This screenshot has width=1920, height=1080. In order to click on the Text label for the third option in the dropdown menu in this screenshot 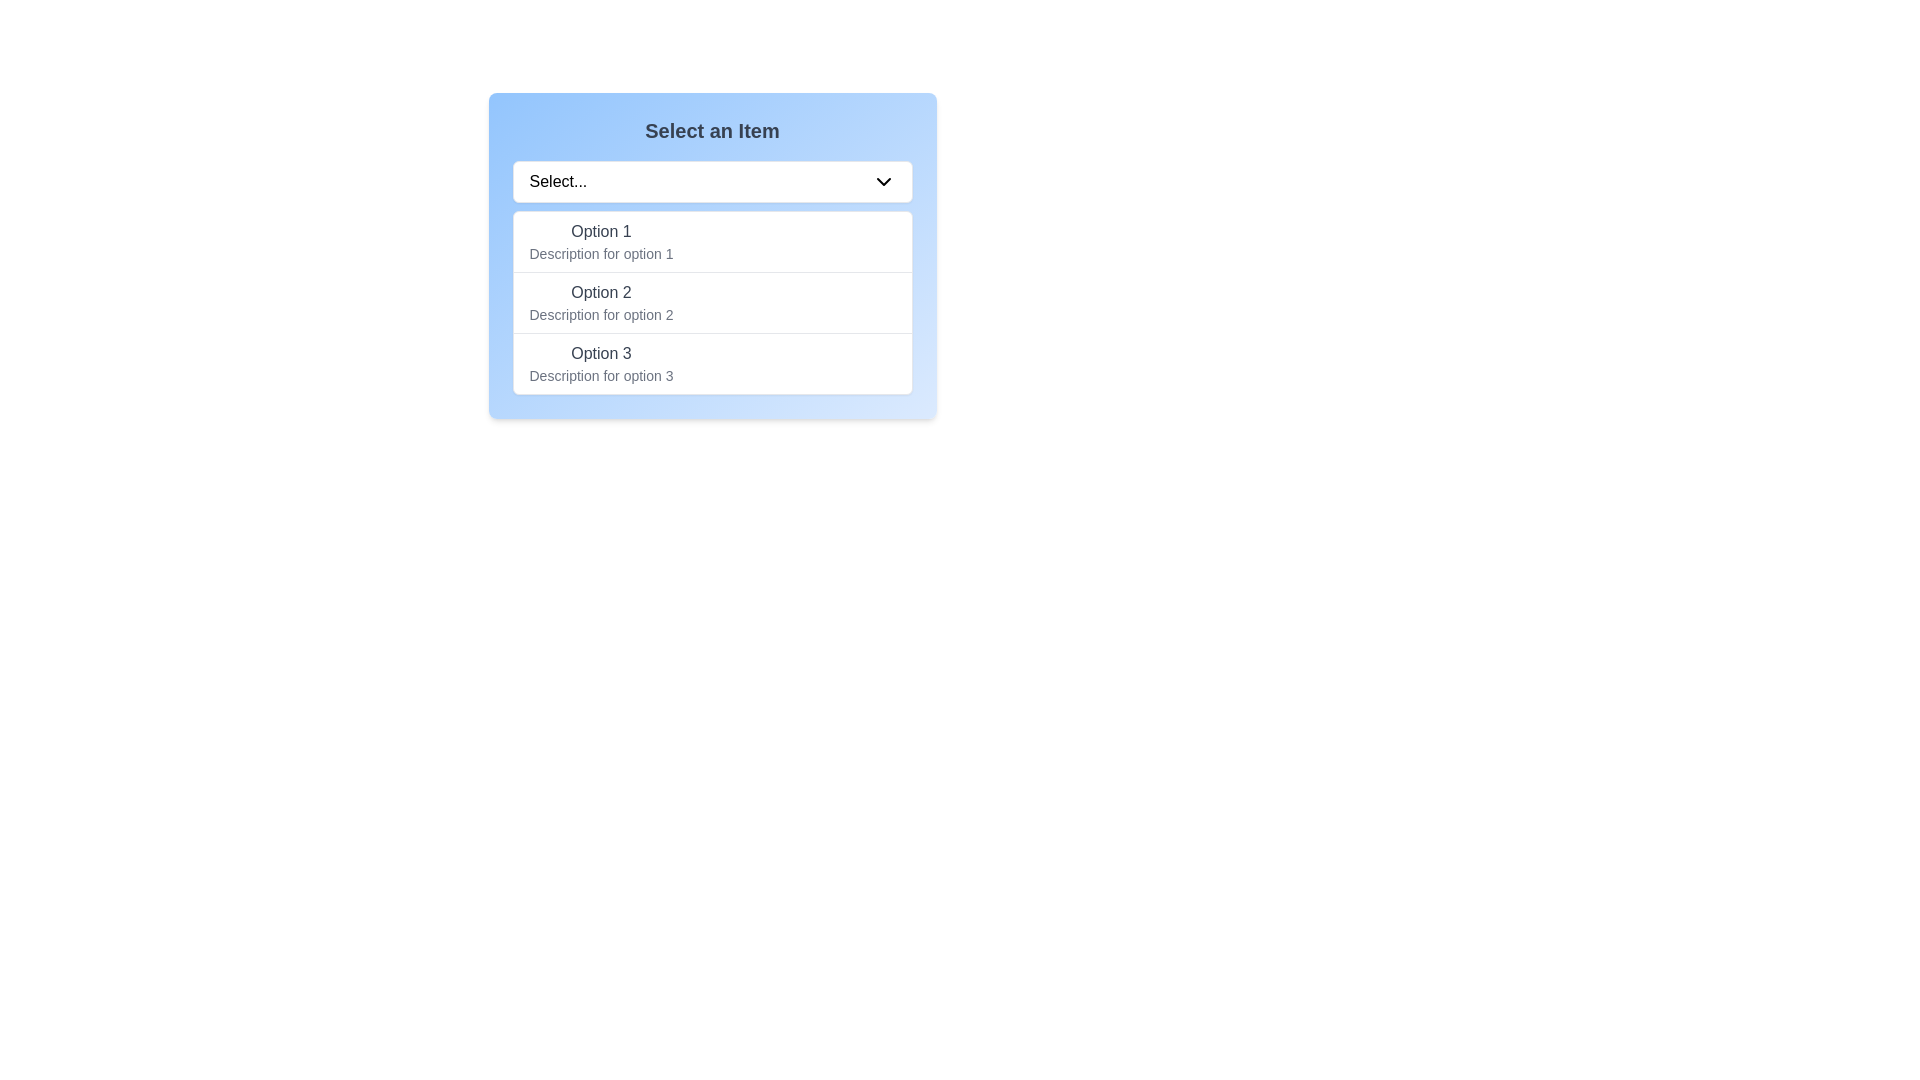, I will do `click(600, 353)`.